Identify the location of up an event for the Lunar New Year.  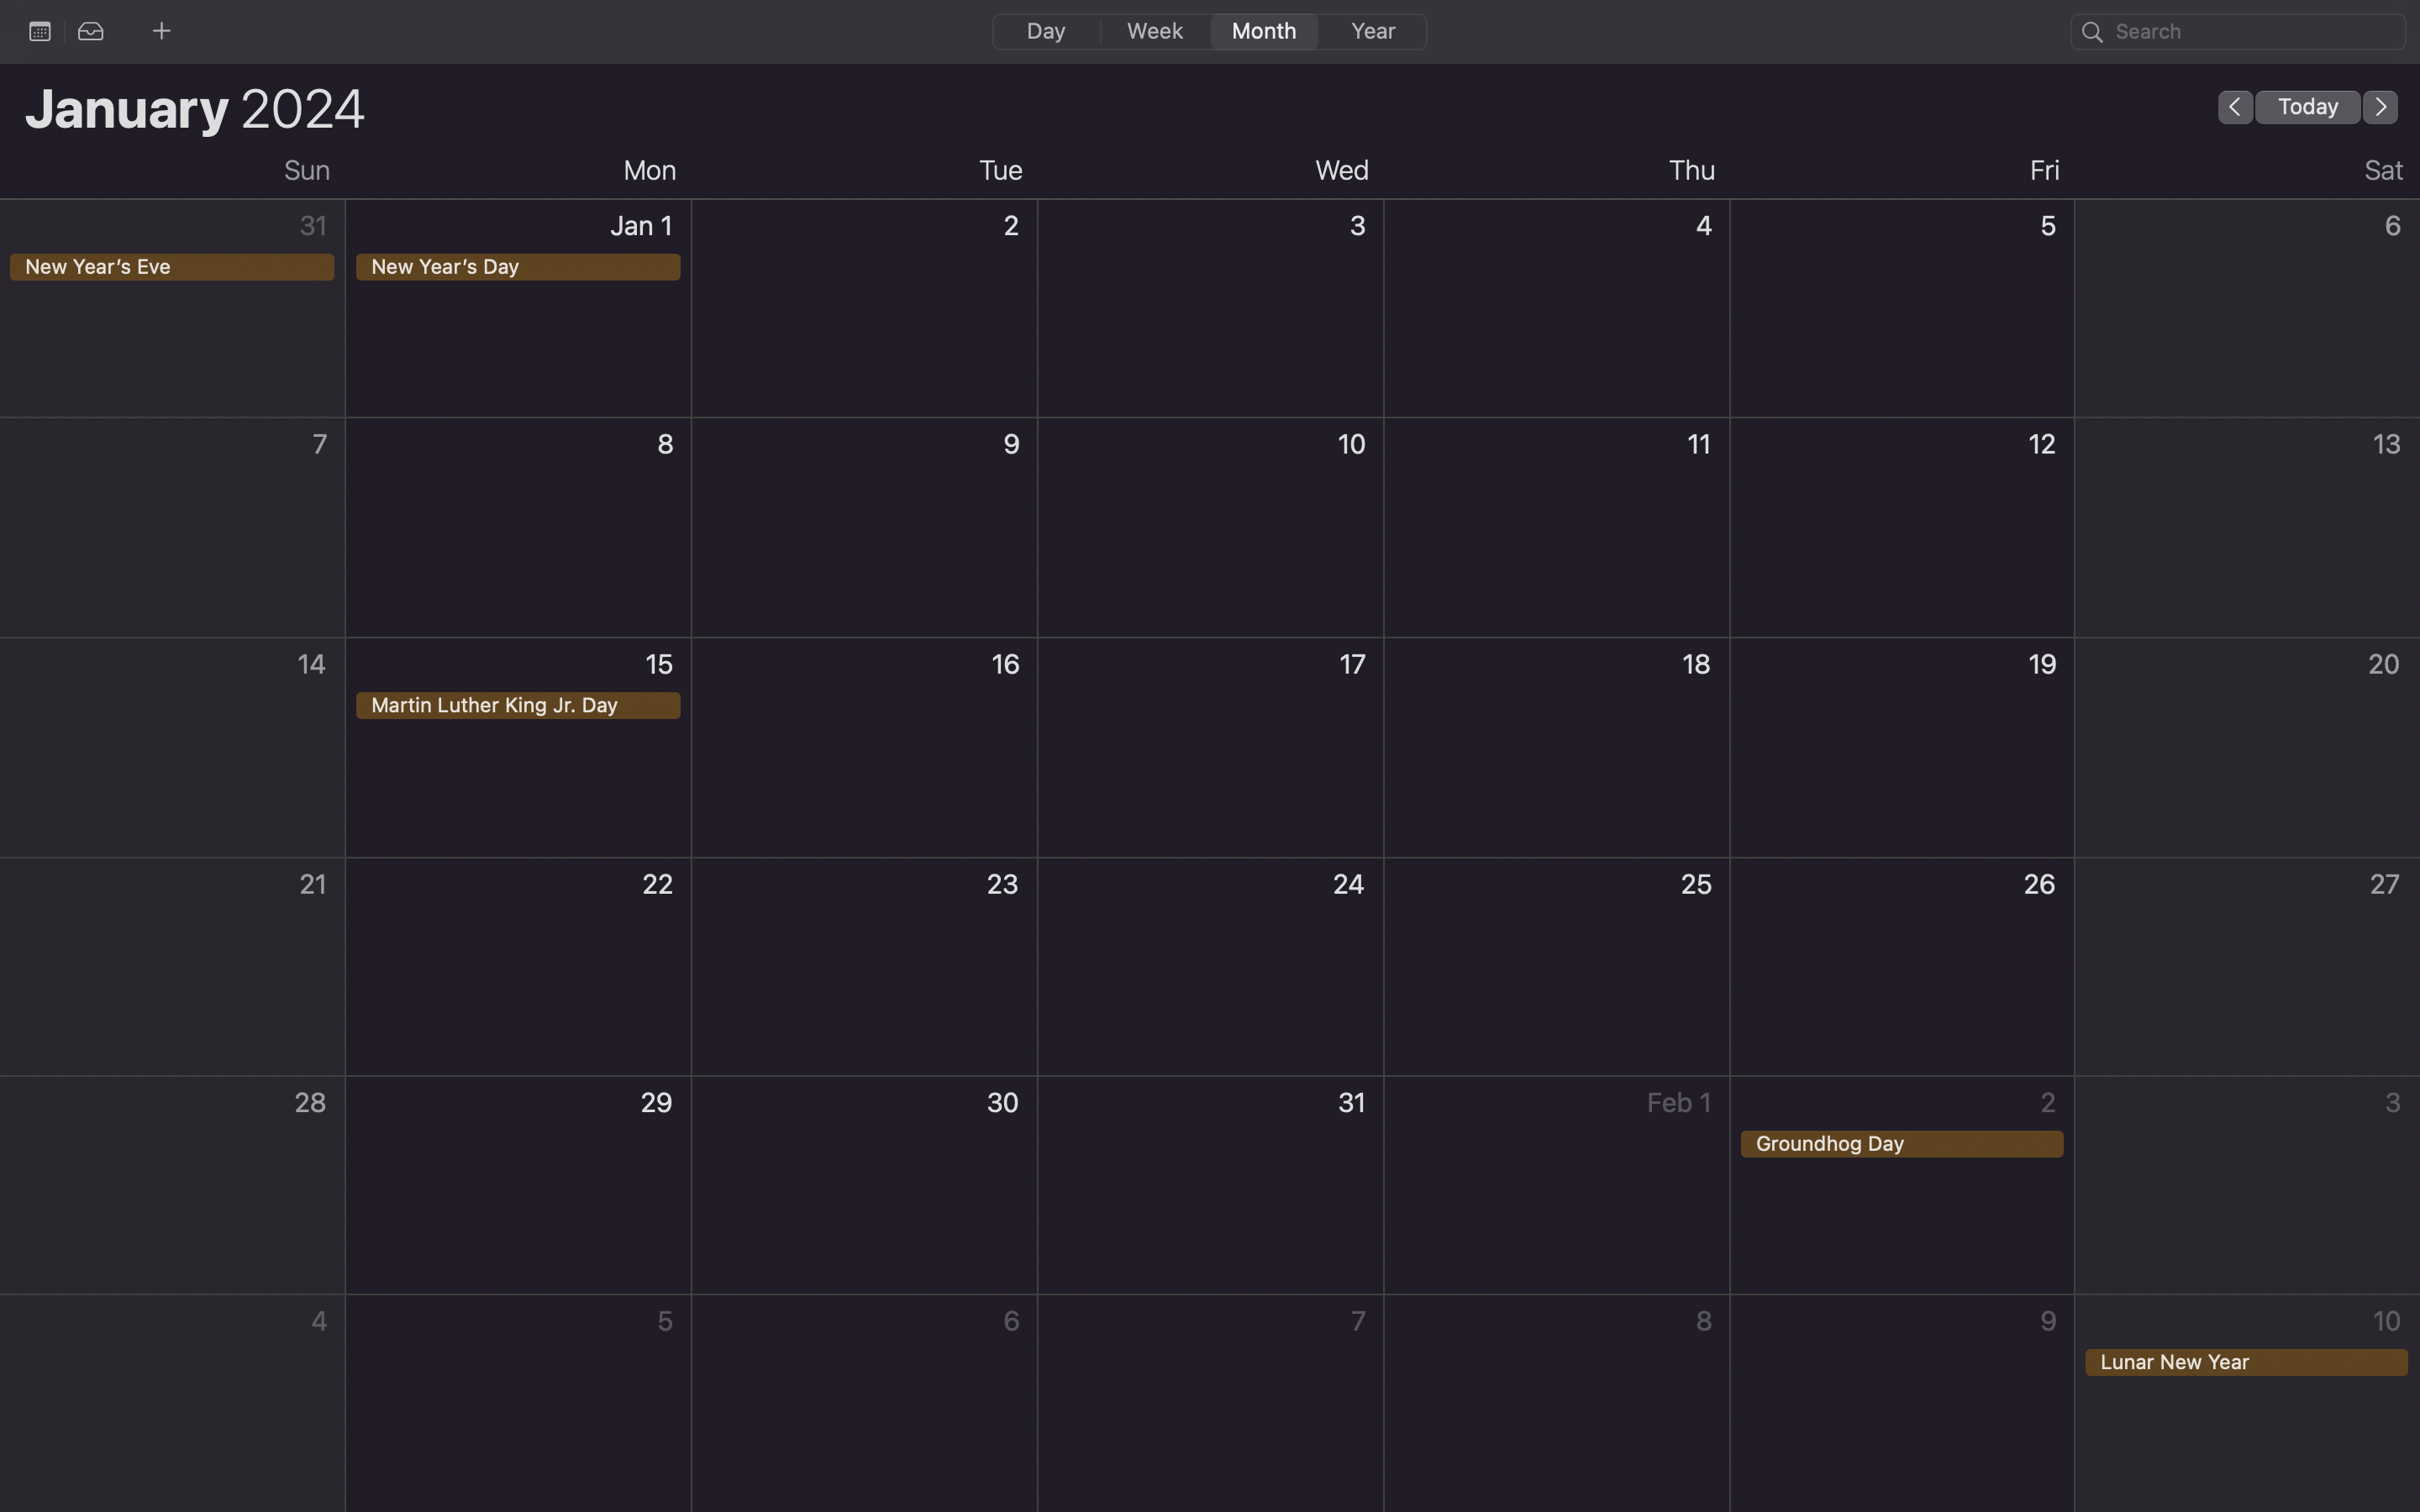
(2247, 1399).